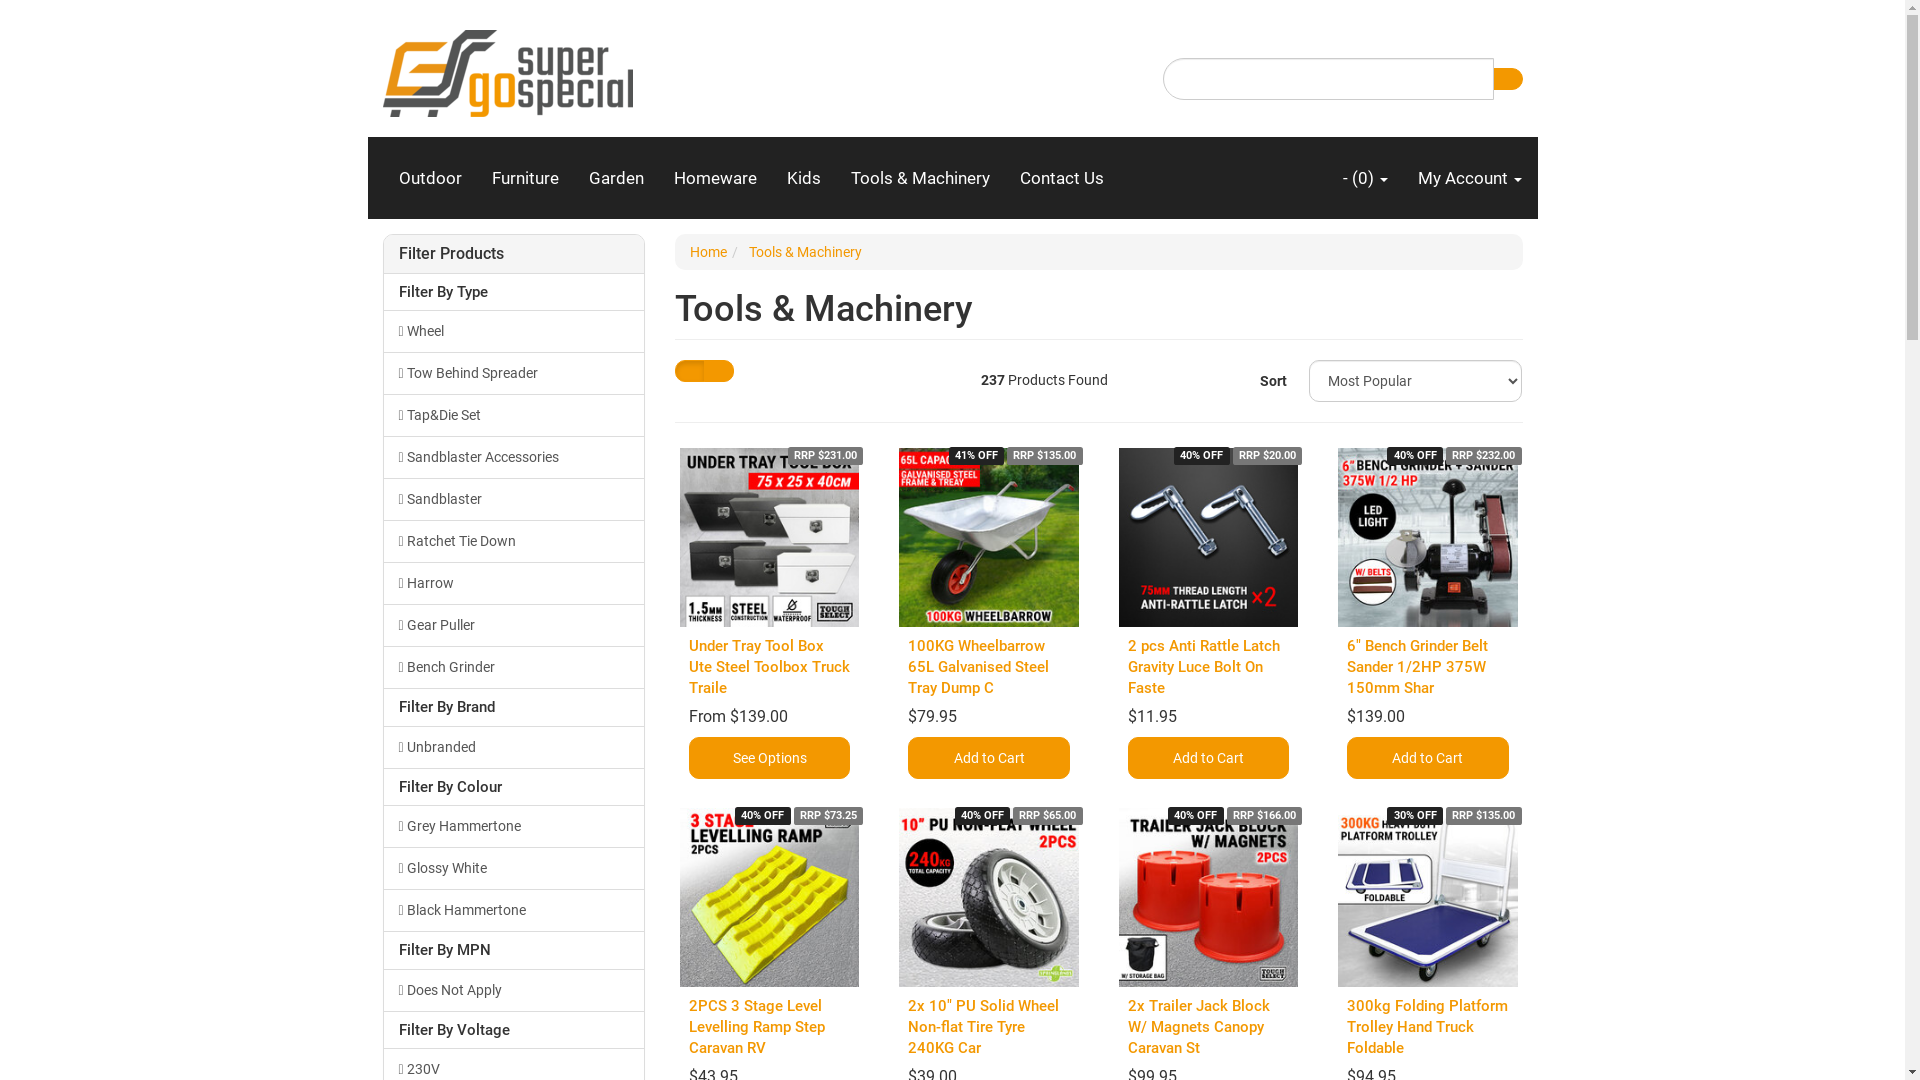 The height and width of the screenshot is (1080, 1920). I want to click on 'Outdoor', so click(429, 176).